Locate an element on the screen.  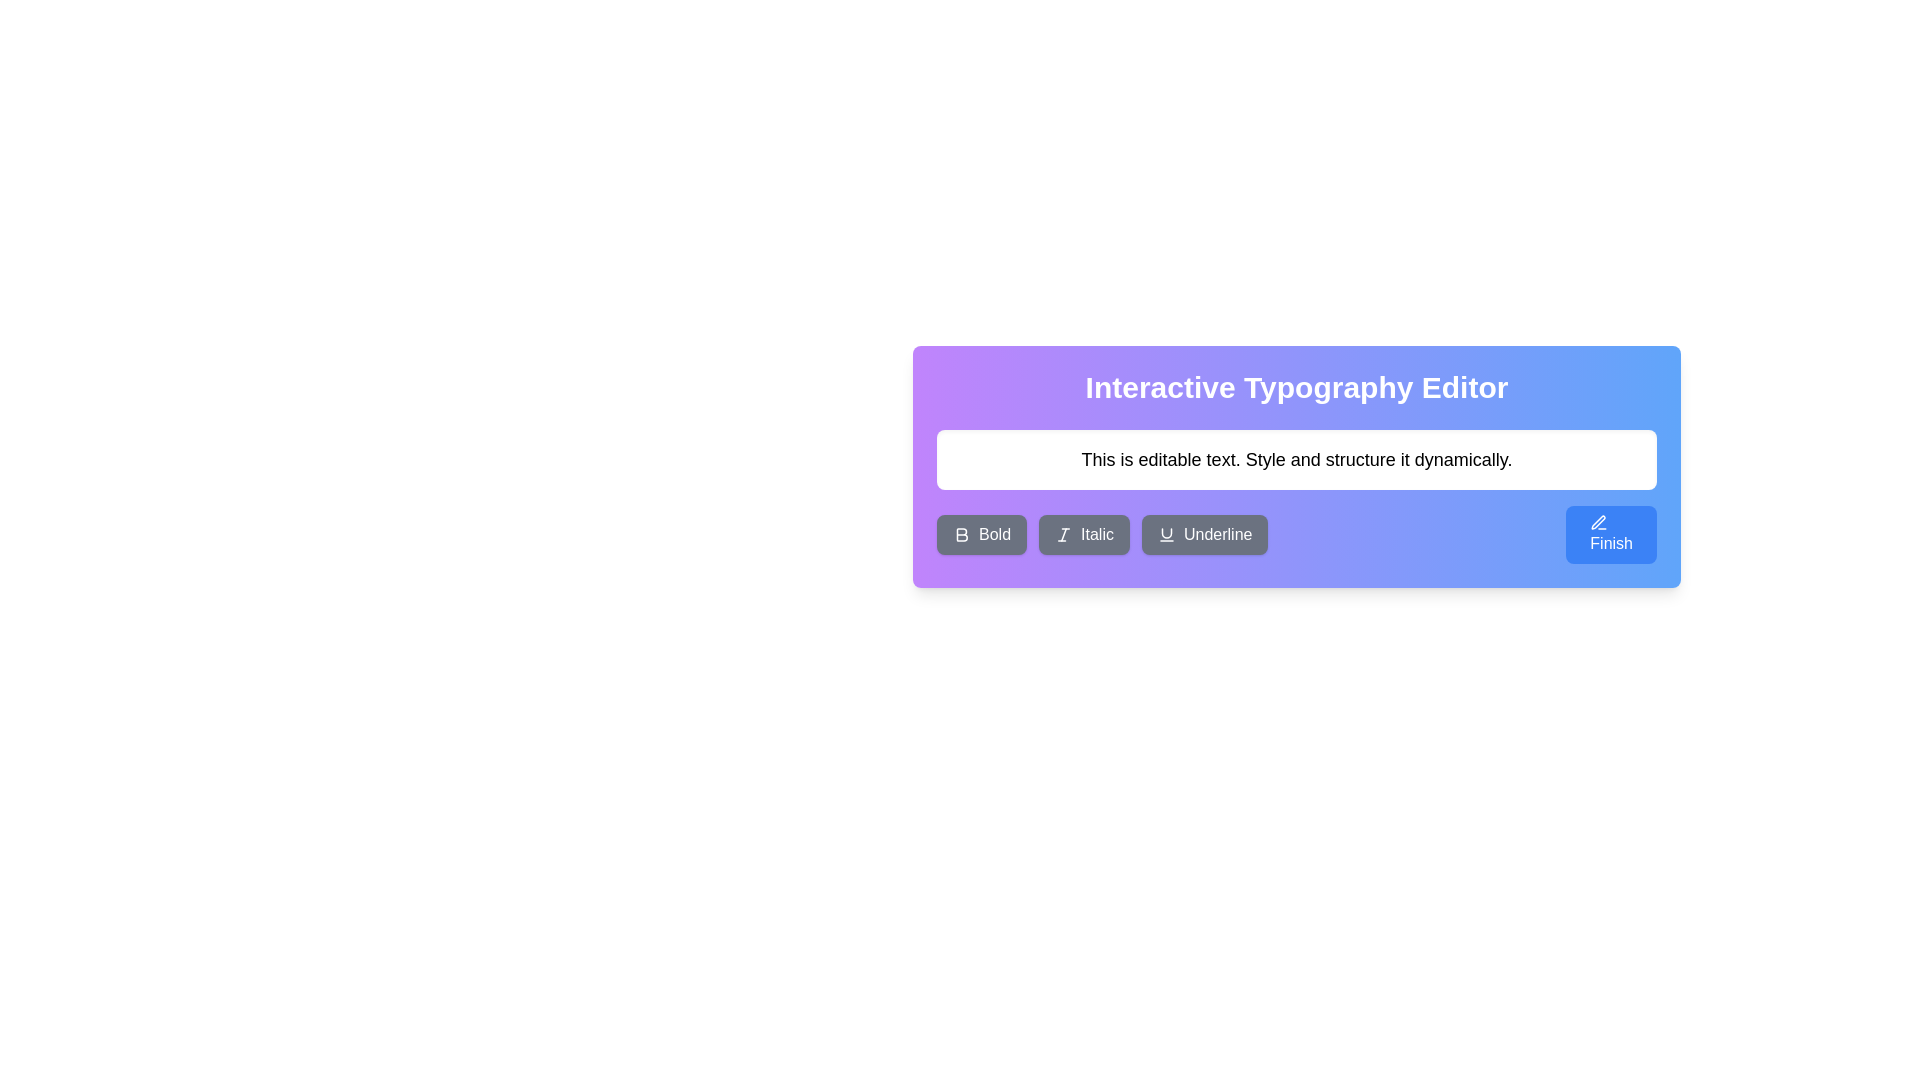
the italic styling button located centrally in the button group that applies italic styling to selected text when clicked is located at coordinates (1083, 534).